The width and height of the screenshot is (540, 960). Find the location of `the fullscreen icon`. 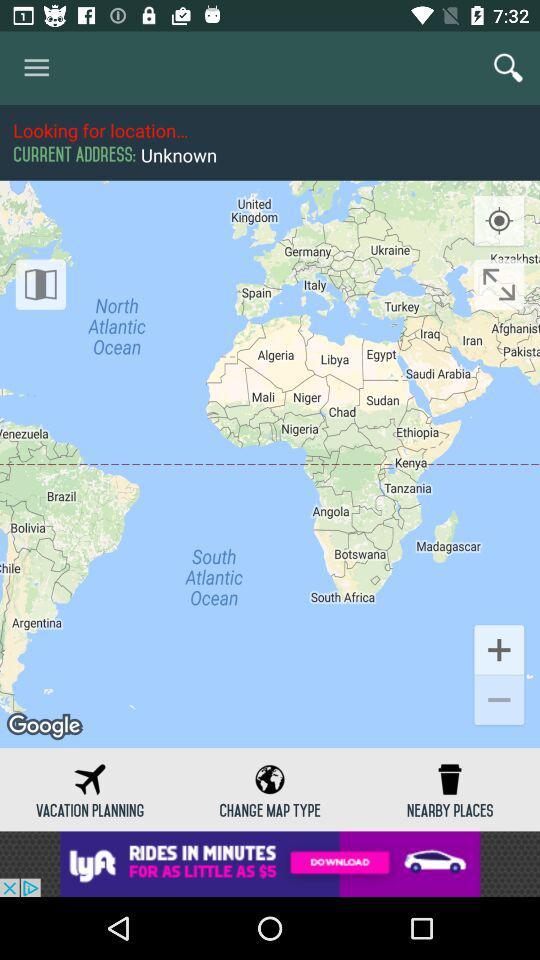

the fullscreen icon is located at coordinates (498, 283).